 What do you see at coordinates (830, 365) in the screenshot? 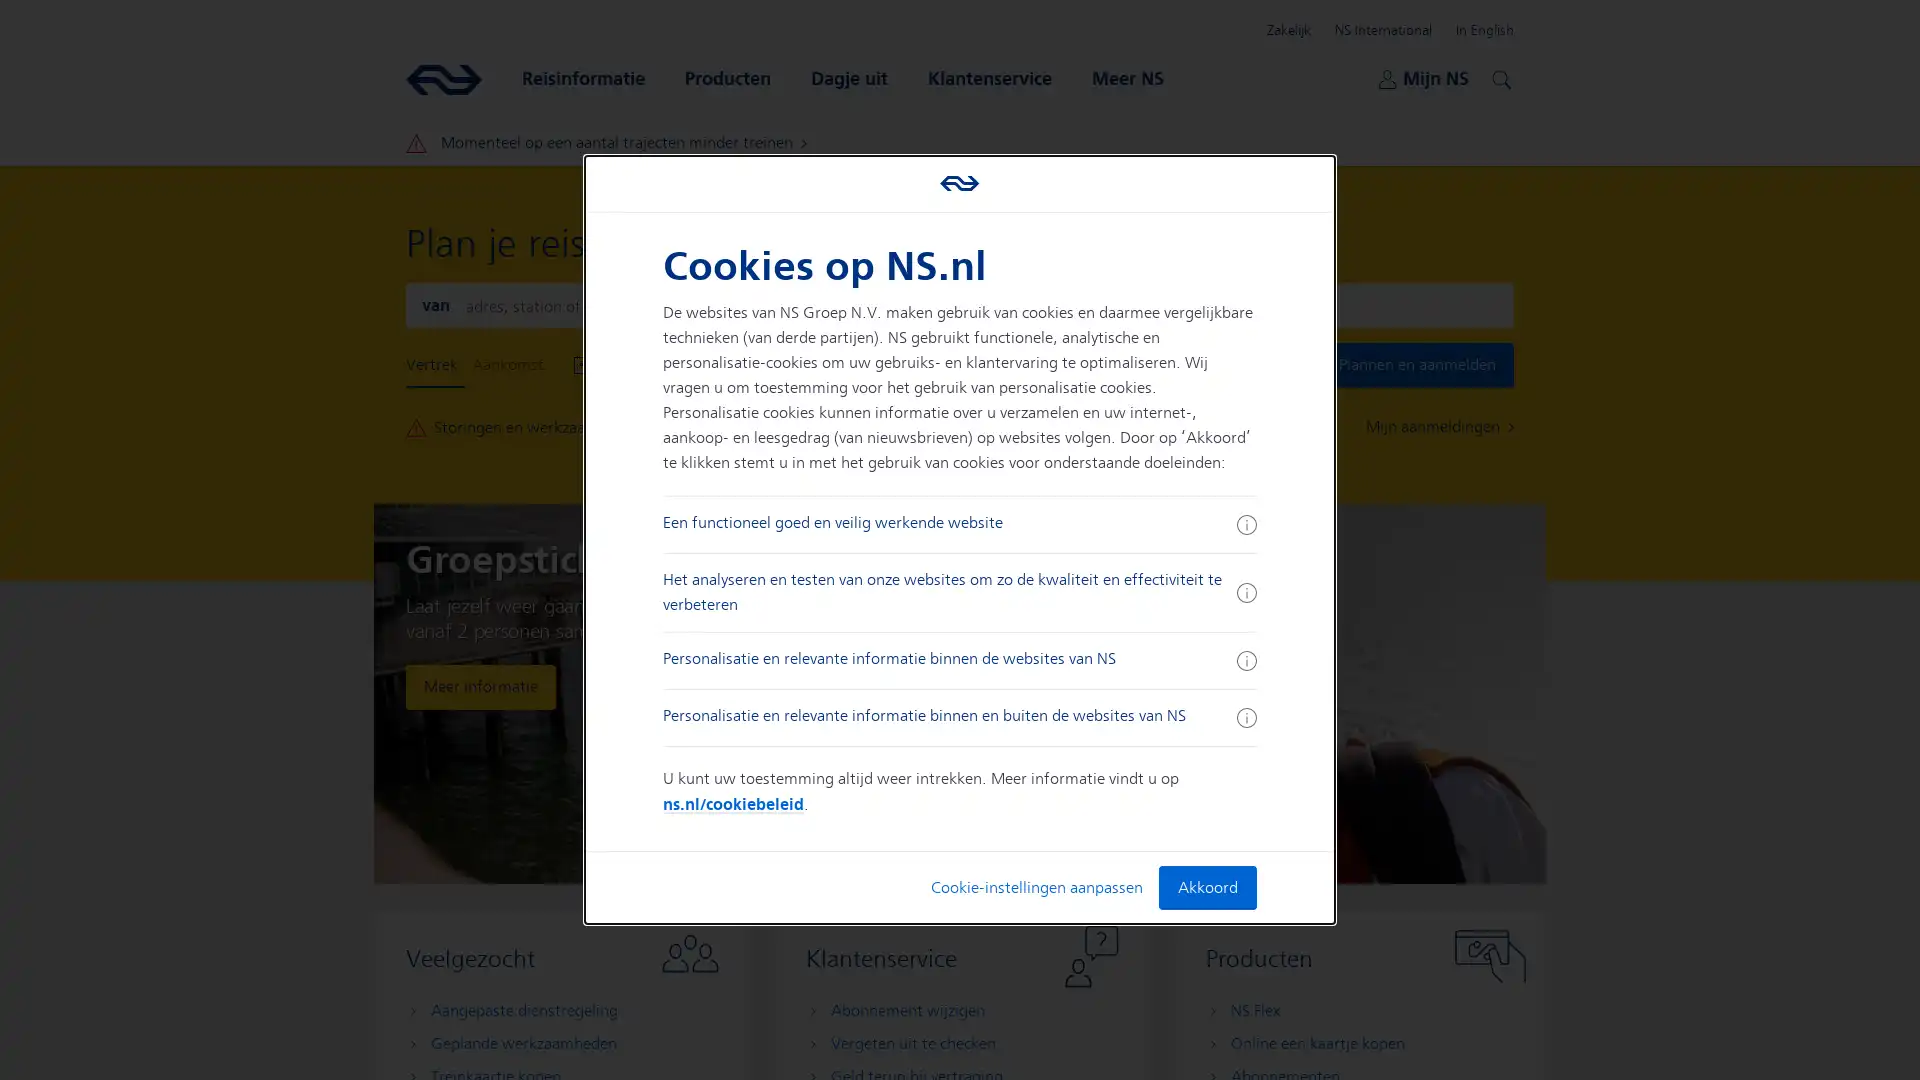
I see `Vertrek Nu` at bounding box center [830, 365].